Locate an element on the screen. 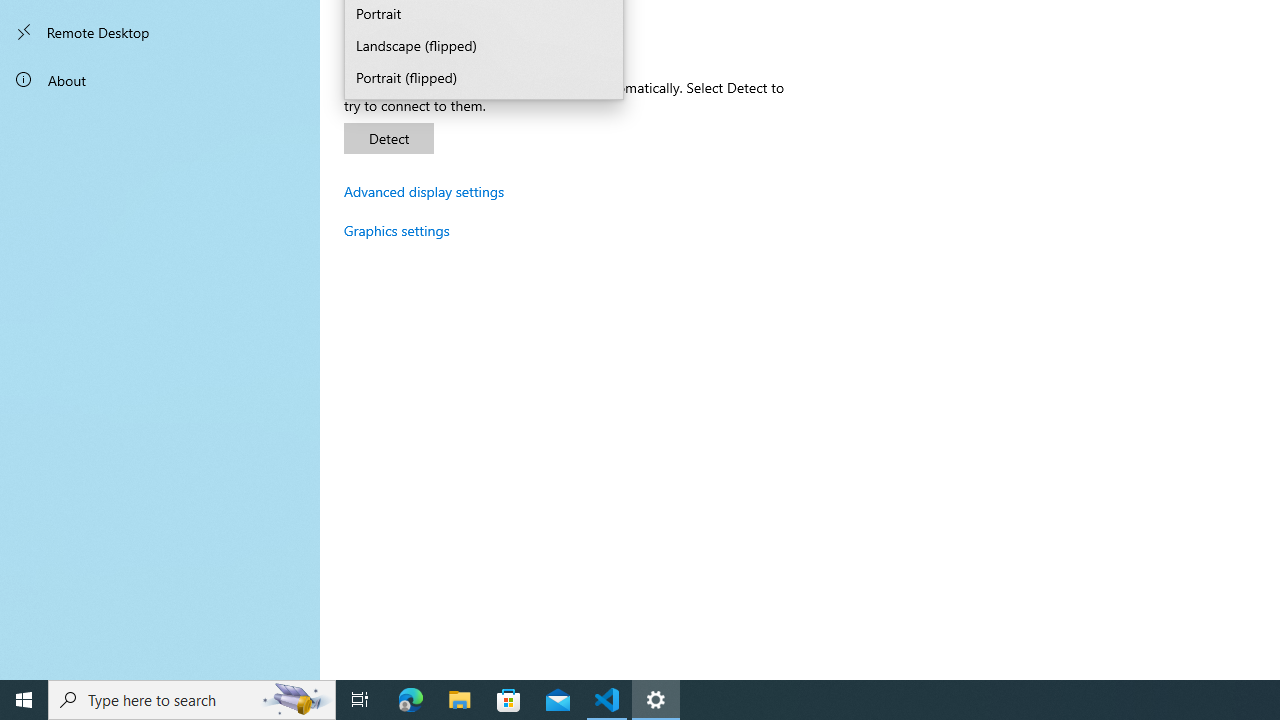 The image size is (1280, 720). 'Remote Desktop' is located at coordinates (160, 32).